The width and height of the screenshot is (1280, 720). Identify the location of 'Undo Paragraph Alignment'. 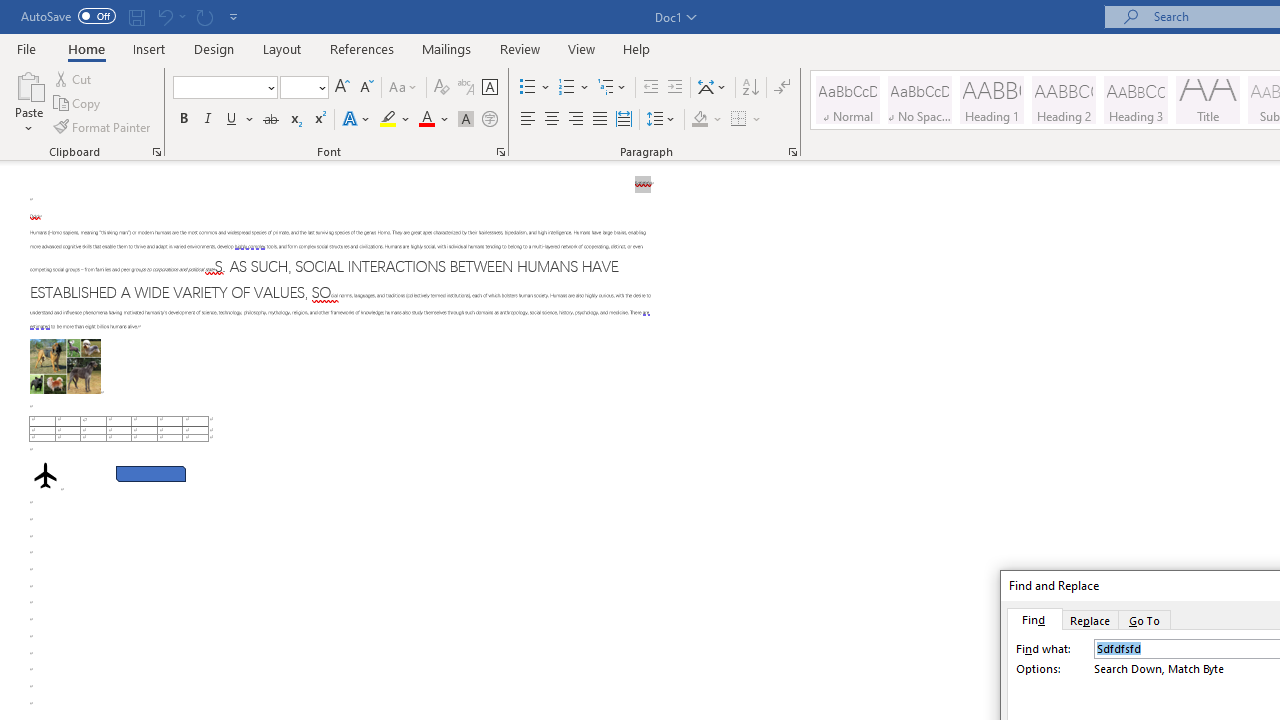
(170, 16).